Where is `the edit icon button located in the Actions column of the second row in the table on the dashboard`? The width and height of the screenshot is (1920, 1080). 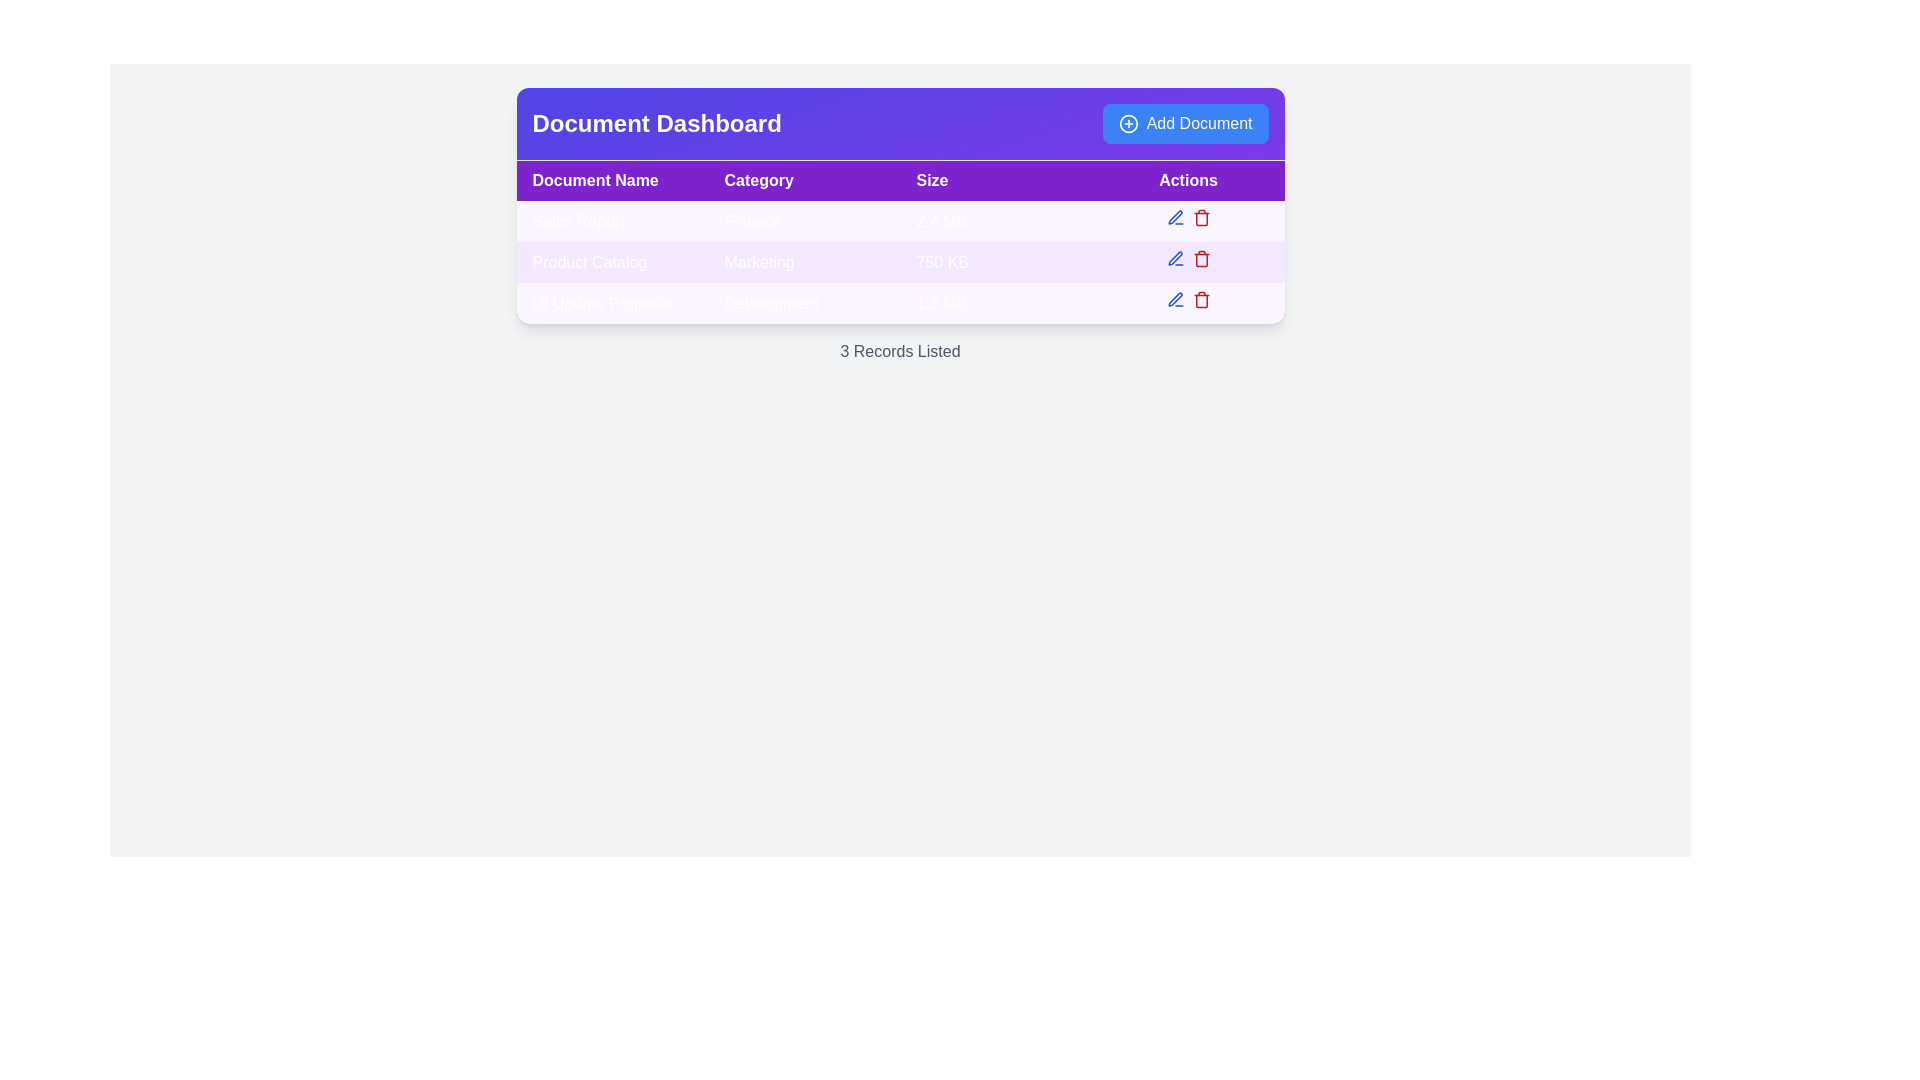
the edit icon button located in the Actions column of the second row in the table on the dashboard is located at coordinates (1175, 218).